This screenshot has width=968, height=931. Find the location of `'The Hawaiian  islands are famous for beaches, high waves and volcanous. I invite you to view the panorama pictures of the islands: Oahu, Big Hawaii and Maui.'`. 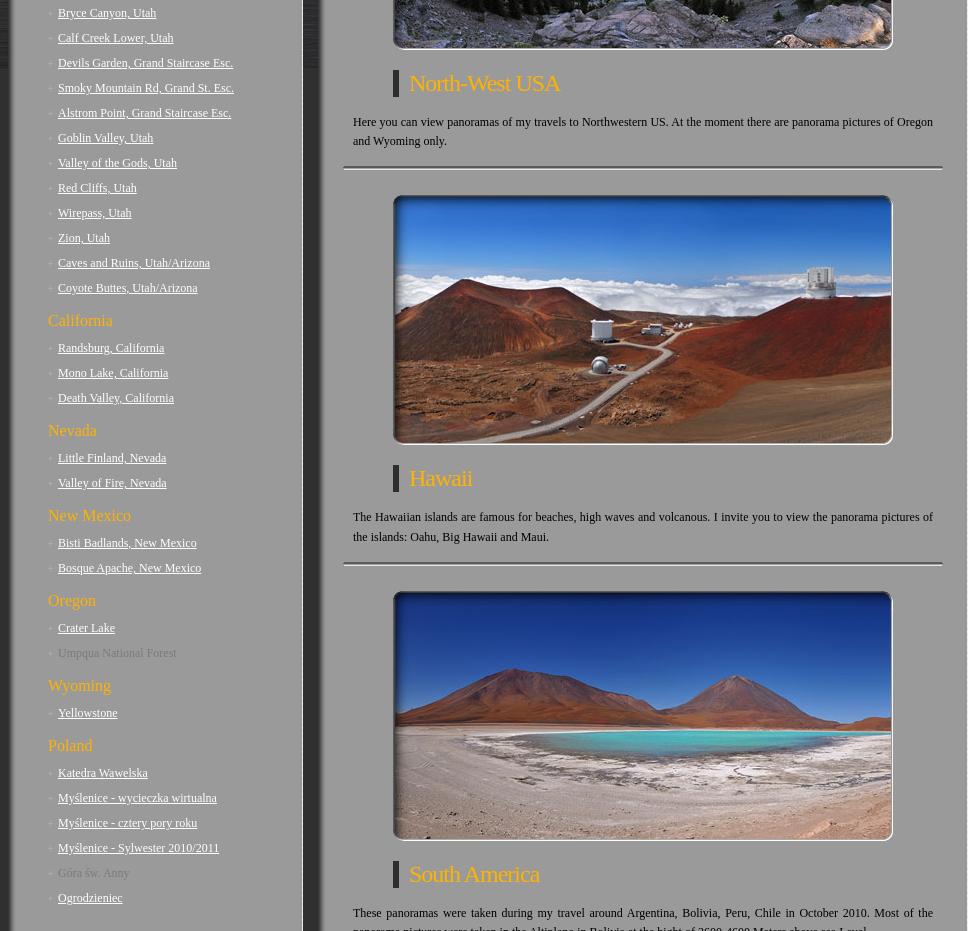

'The Hawaiian  islands are famous for beaches, high waves and volcanous. I invite you to view the panorama pictures of the islands: Oahu, Big Hawaii and Maui.' is located at coordinates (642, 526).